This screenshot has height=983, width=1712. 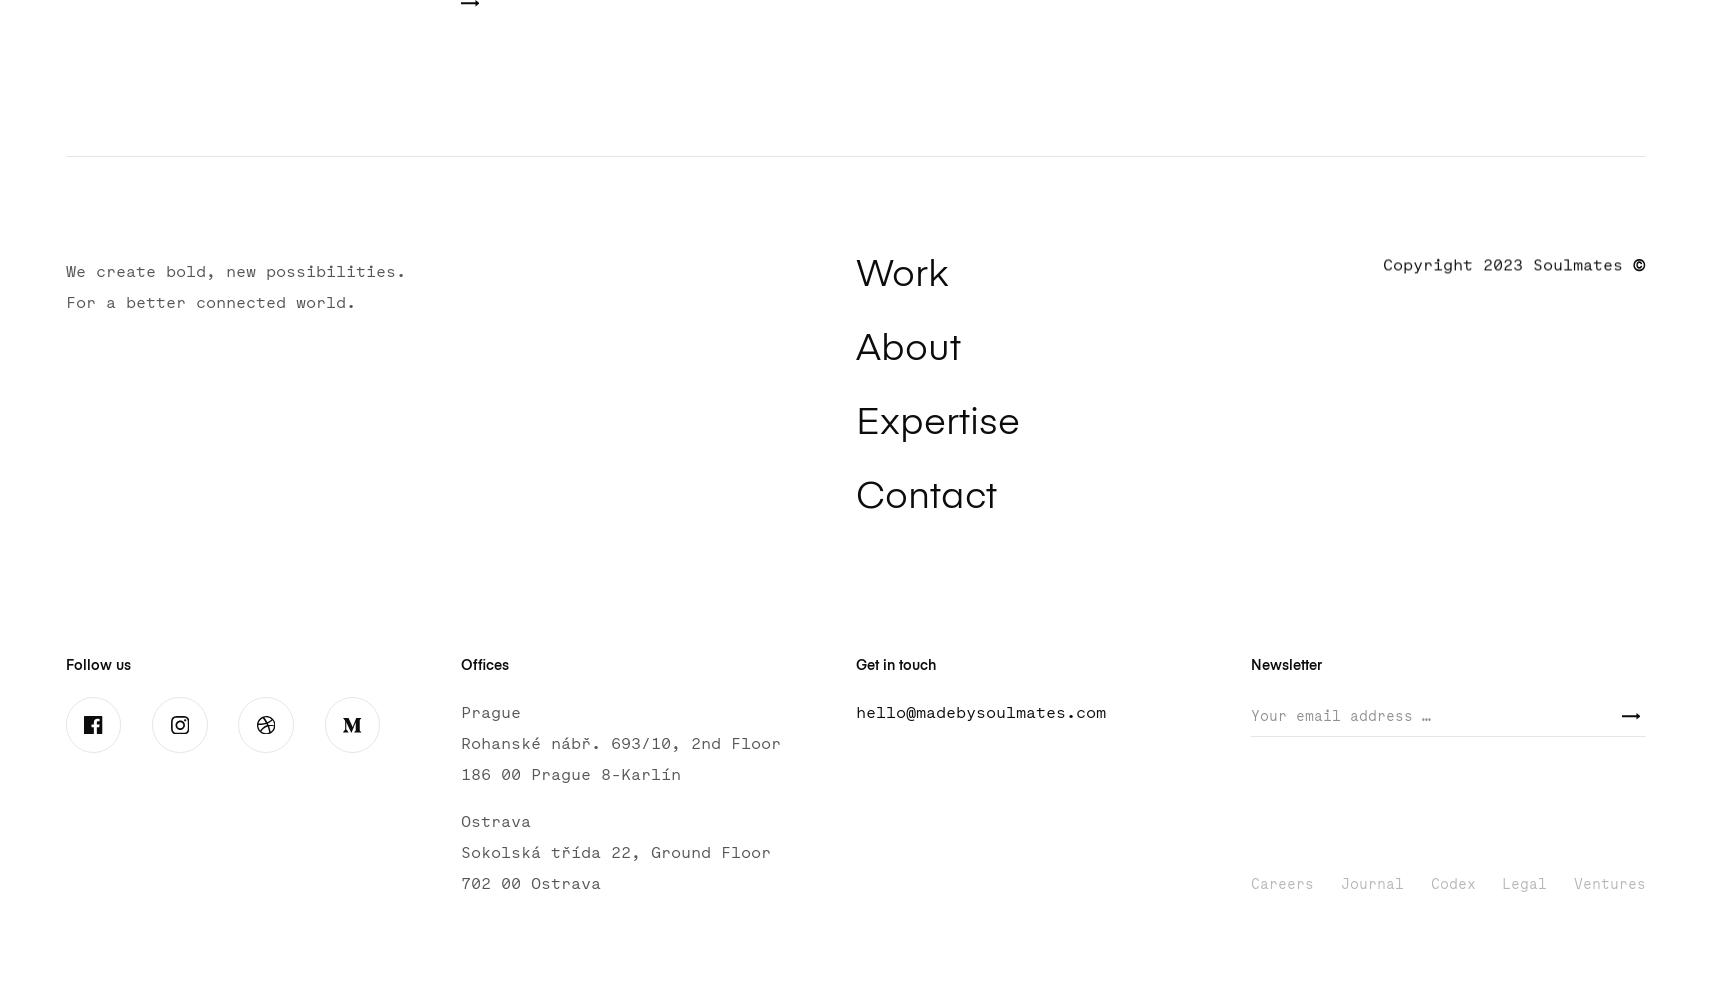 I want to click on '702 00 Ostrava', so click(x=529, y=883).